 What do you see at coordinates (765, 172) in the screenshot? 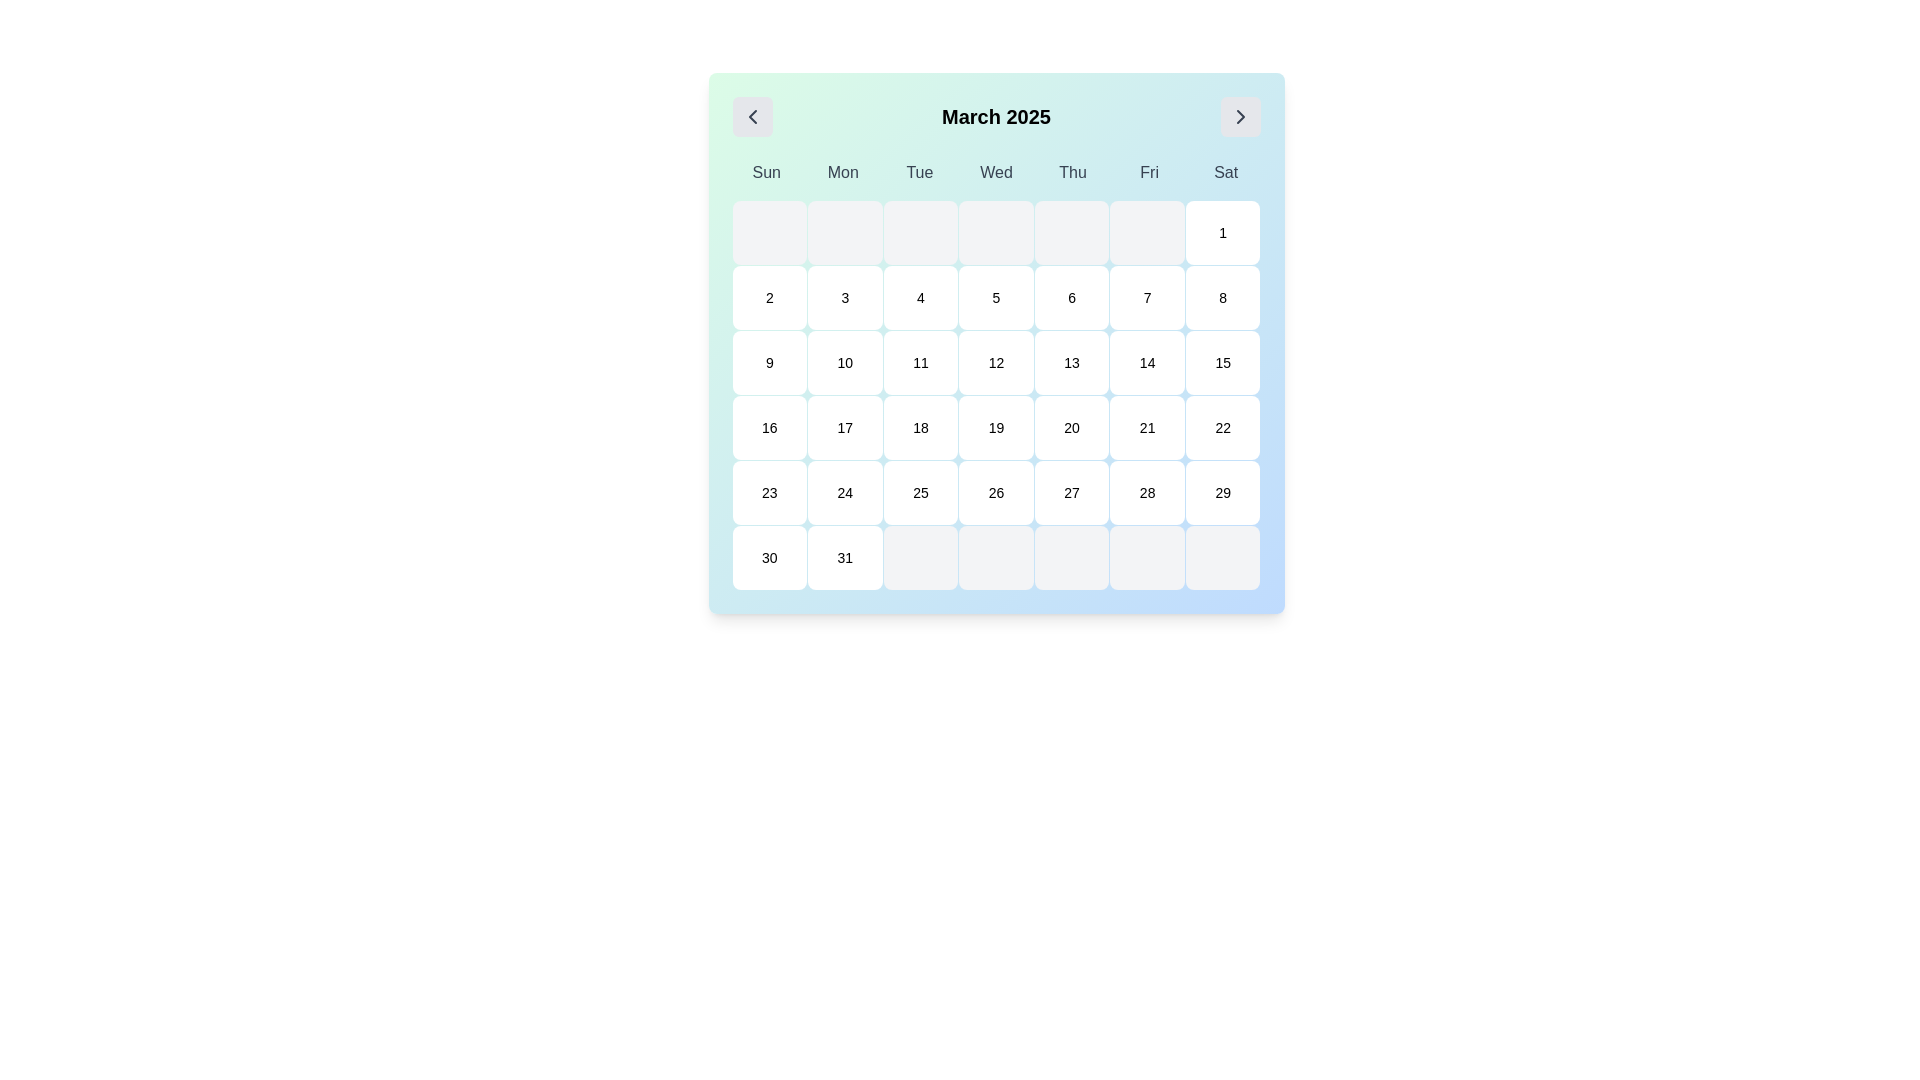
I see `the Text Label representing 'Sunday' in the weekly calendar located at the top-left corner of the grid` at bounding box center [765, 172].